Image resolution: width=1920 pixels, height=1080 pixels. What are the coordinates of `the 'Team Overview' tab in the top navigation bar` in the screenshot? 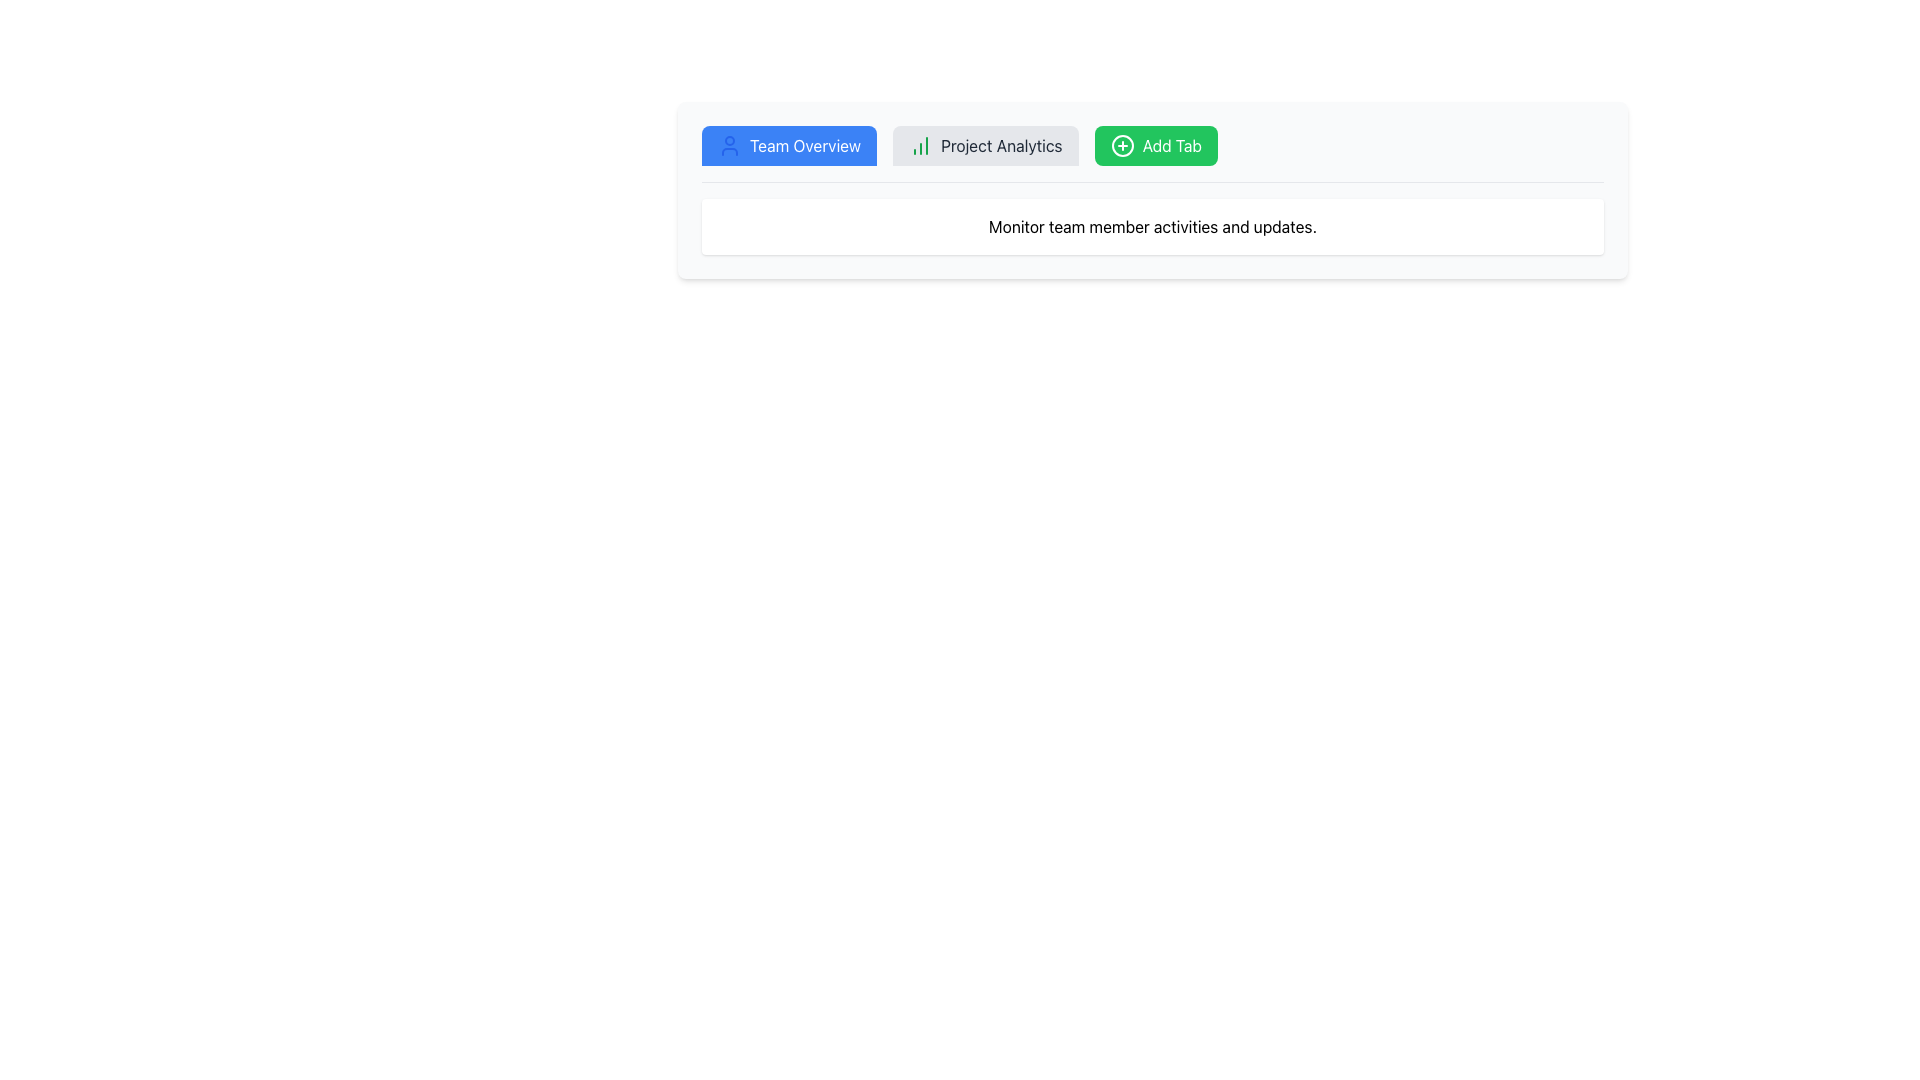 It's located at (805, 145).